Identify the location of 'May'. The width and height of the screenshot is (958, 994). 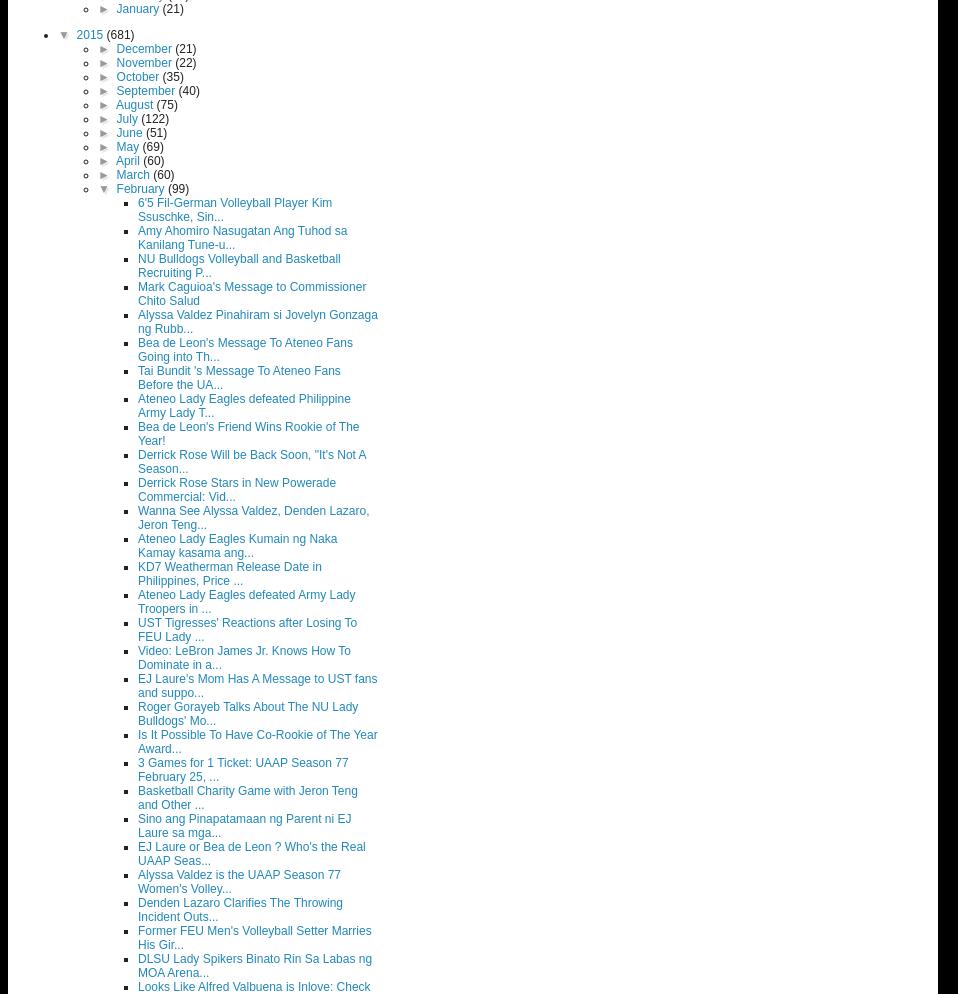
(129, 147).